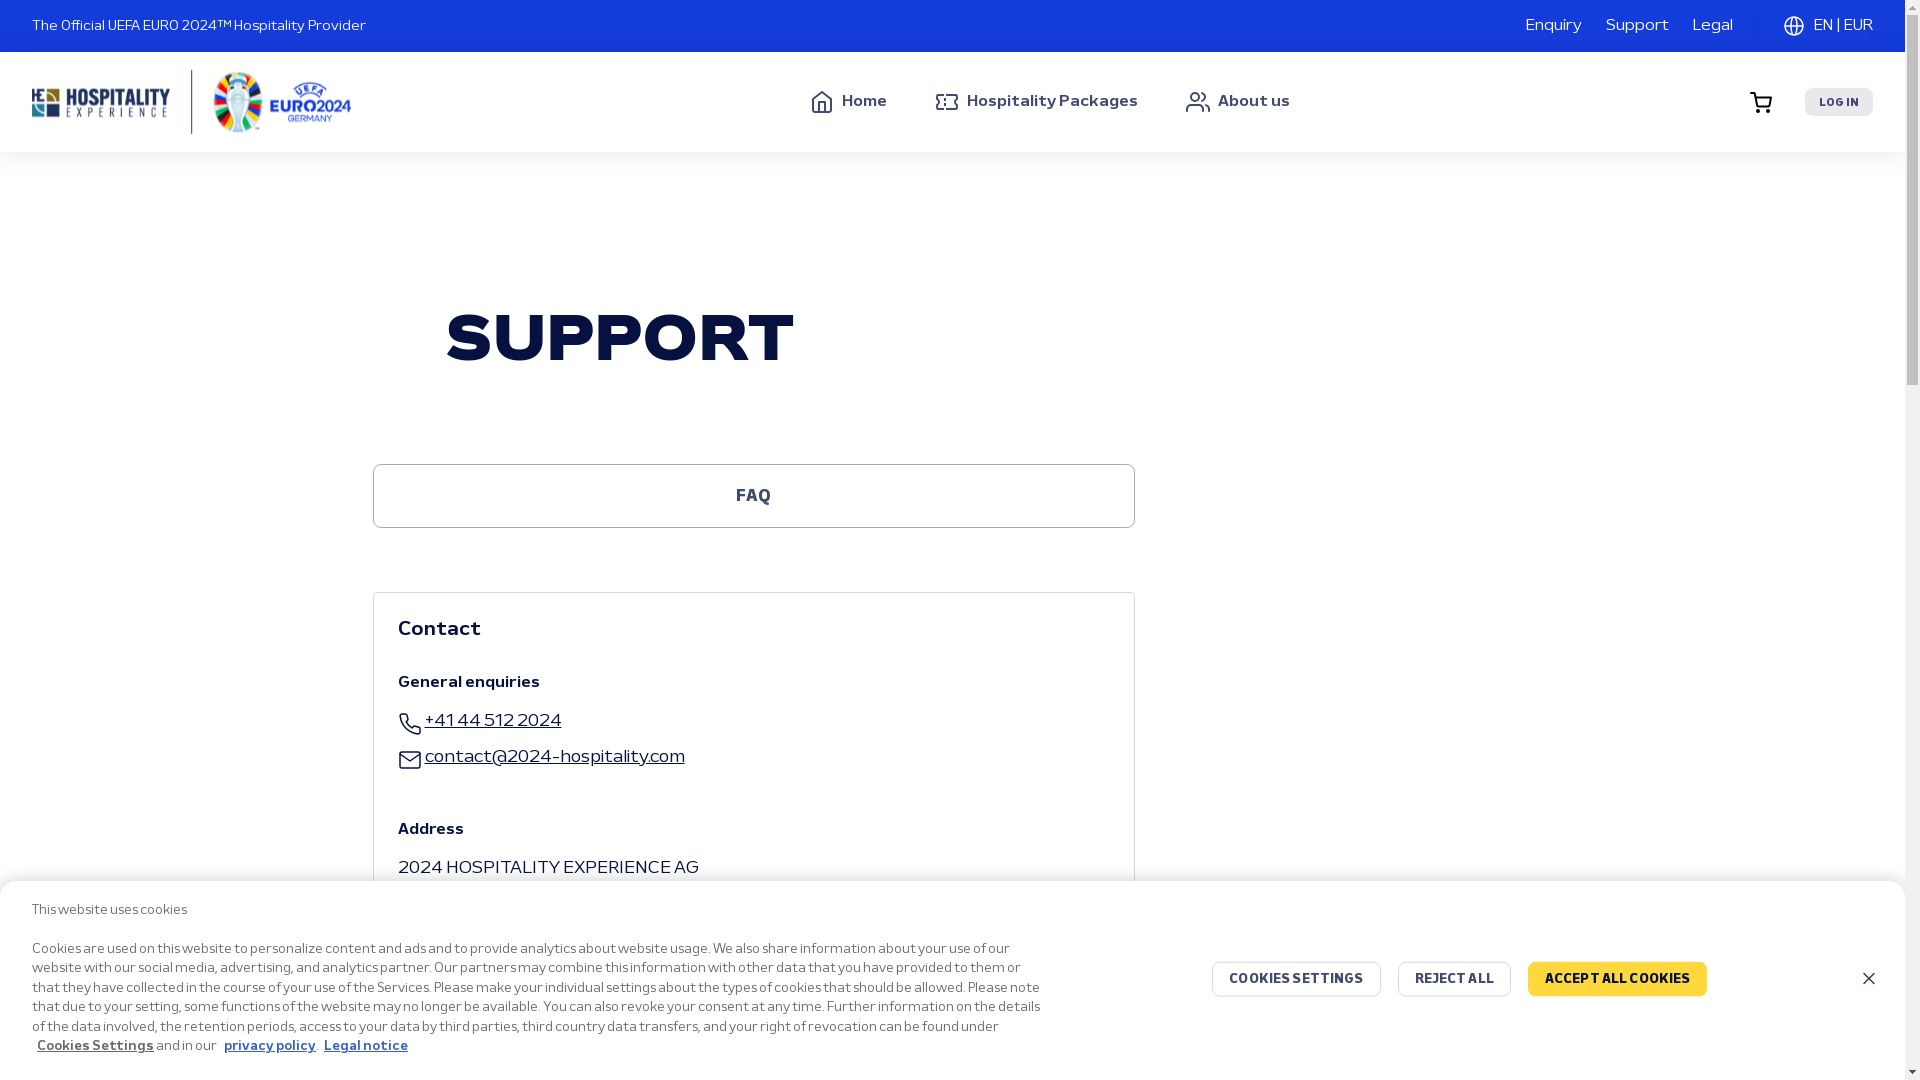 Image resolution: width=1920 pixels, height=1080 pixels. I want to click on 'Cookies Settings', so click(94, 1045).